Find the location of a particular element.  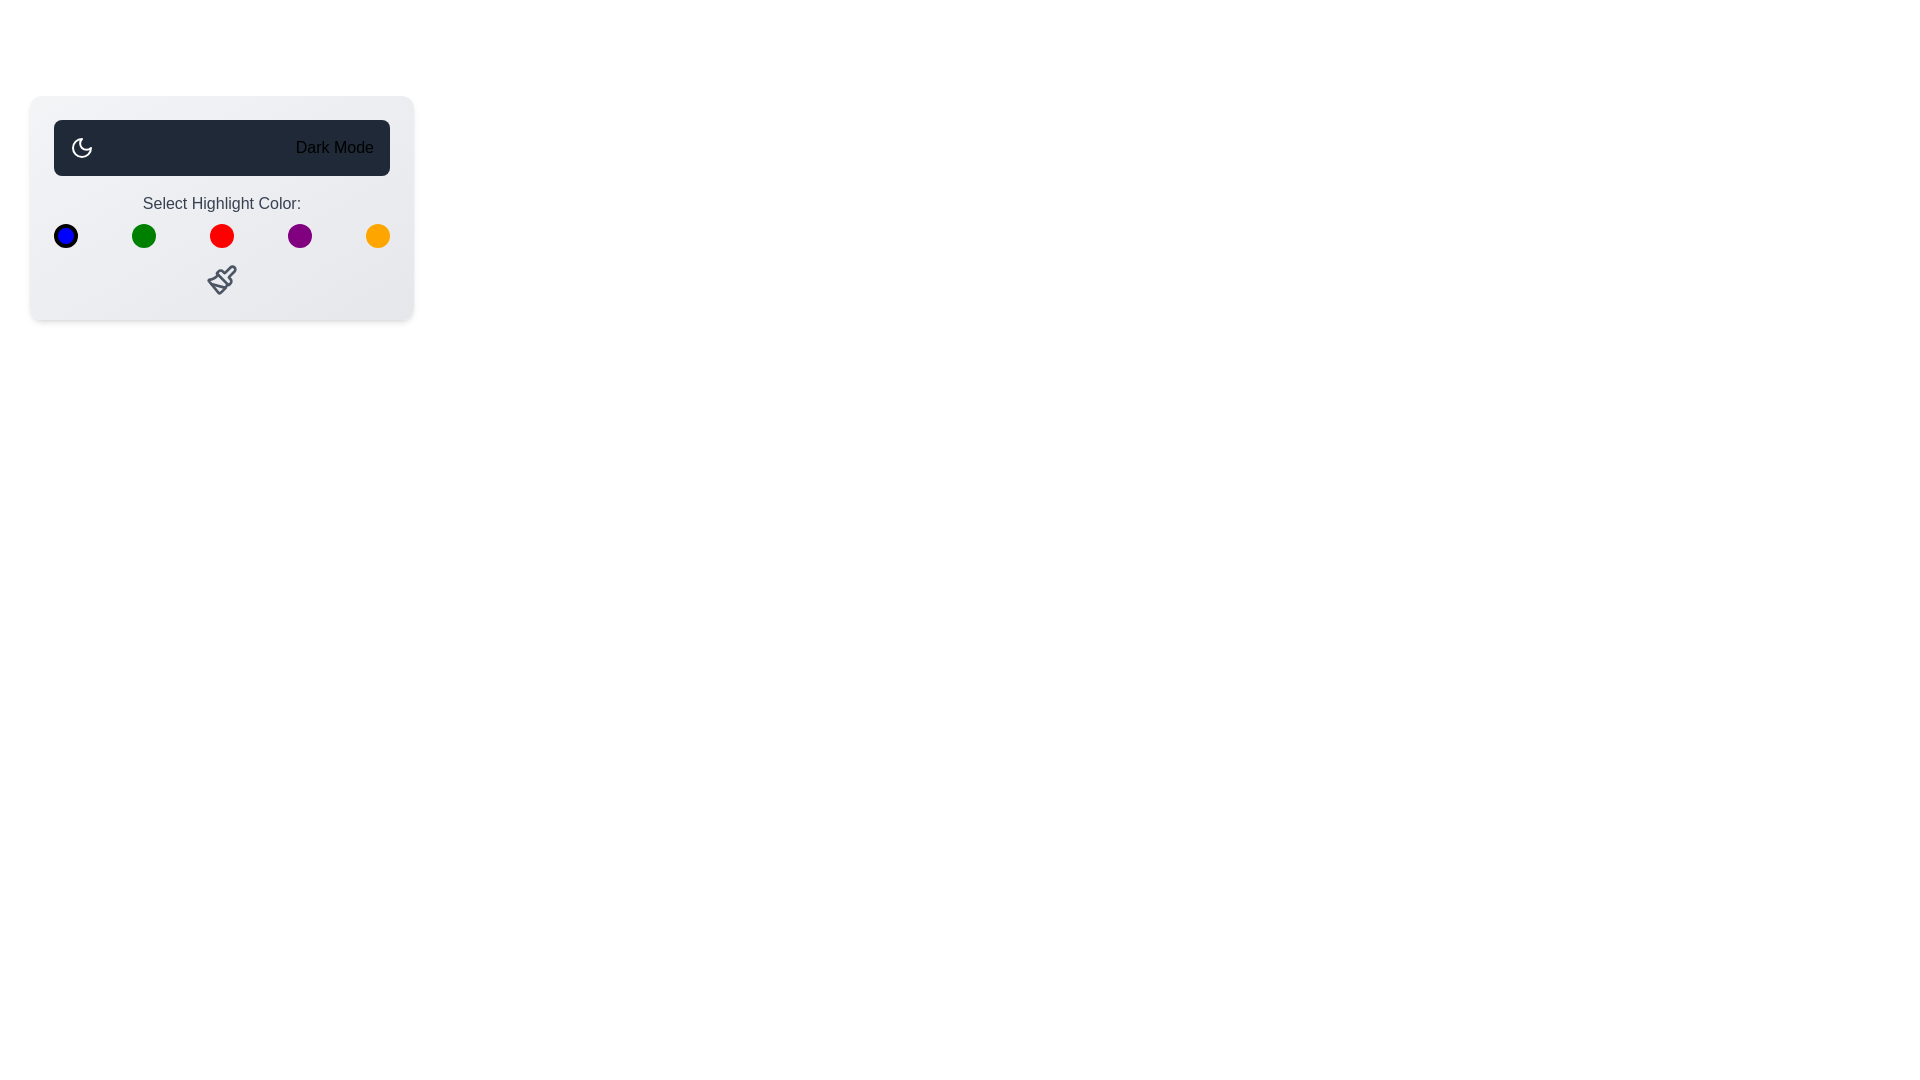

the vibrant orange circular button located at the rightmost position of the group labeled 'Select Highlight Color:' to trigger visual feedback is located at coordinates (378, 234).